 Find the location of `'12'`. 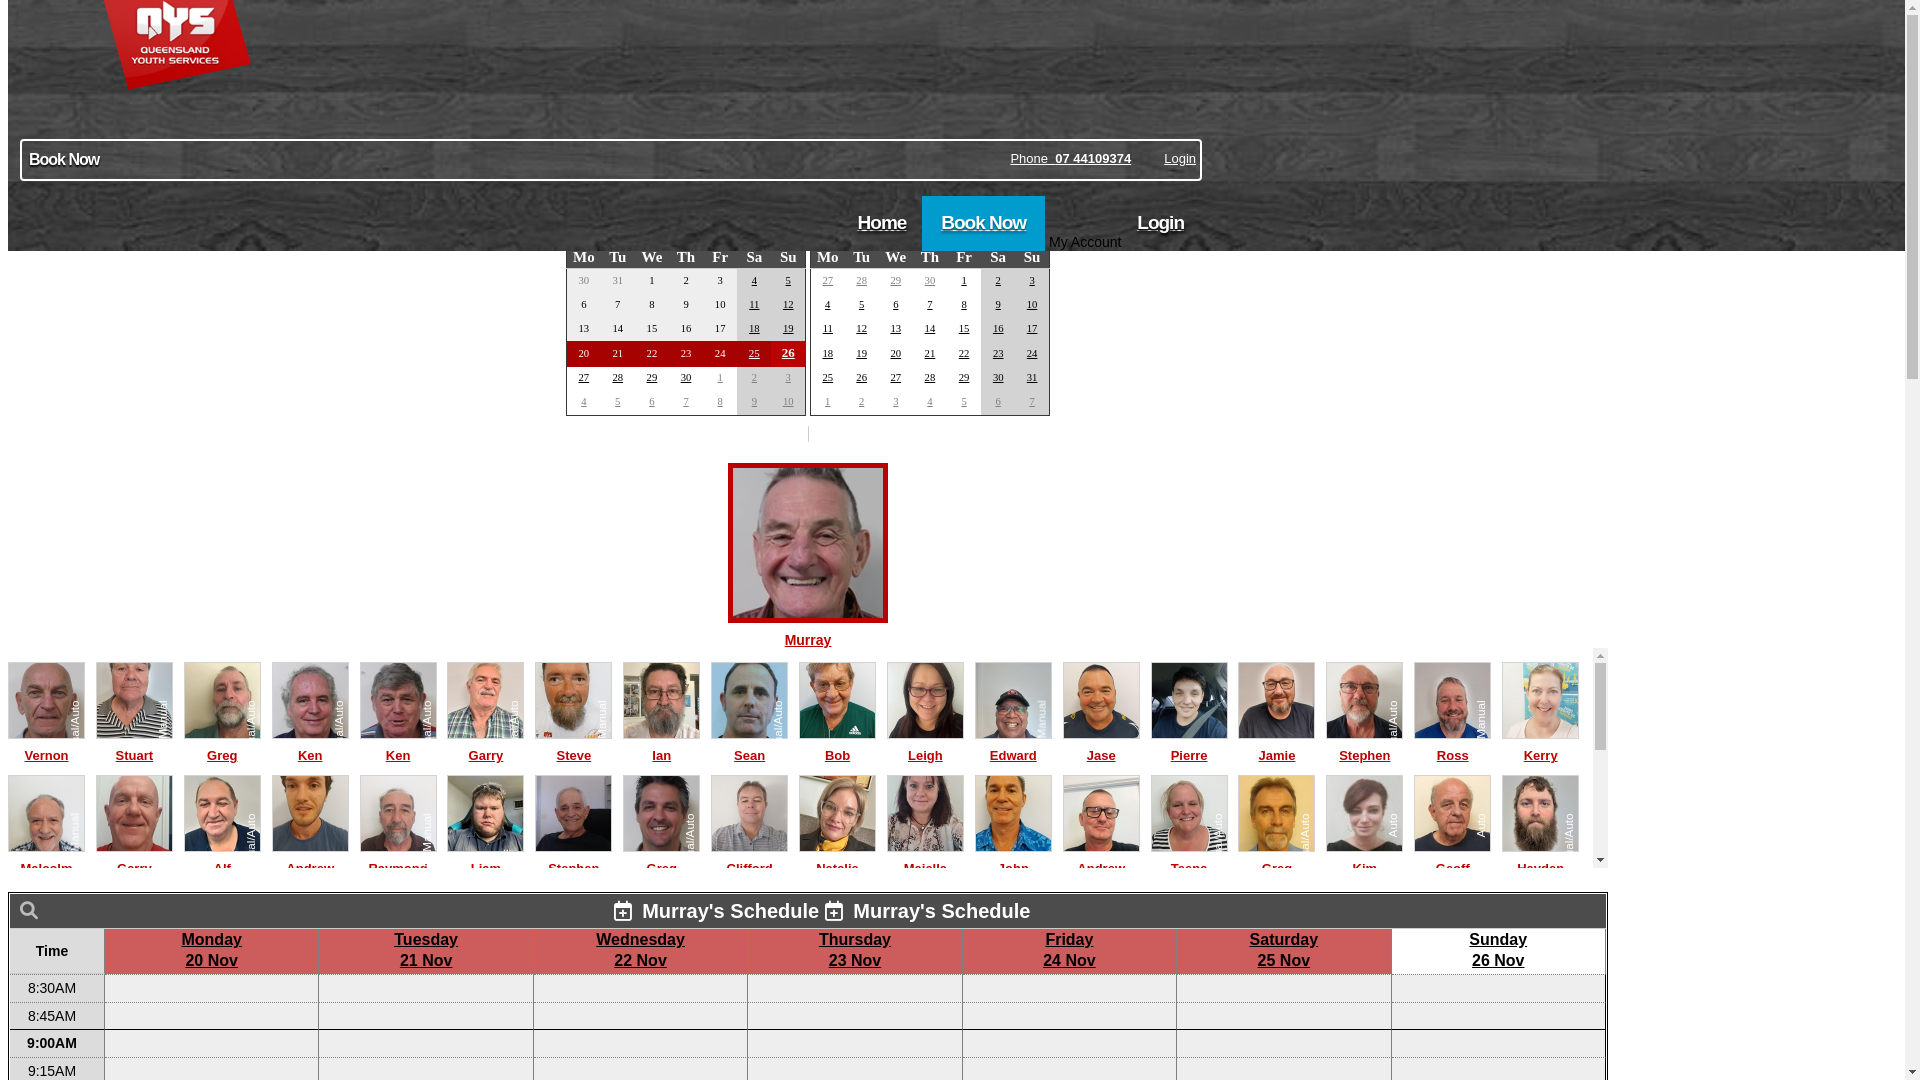

'12' is located at coordinates (787, 304).